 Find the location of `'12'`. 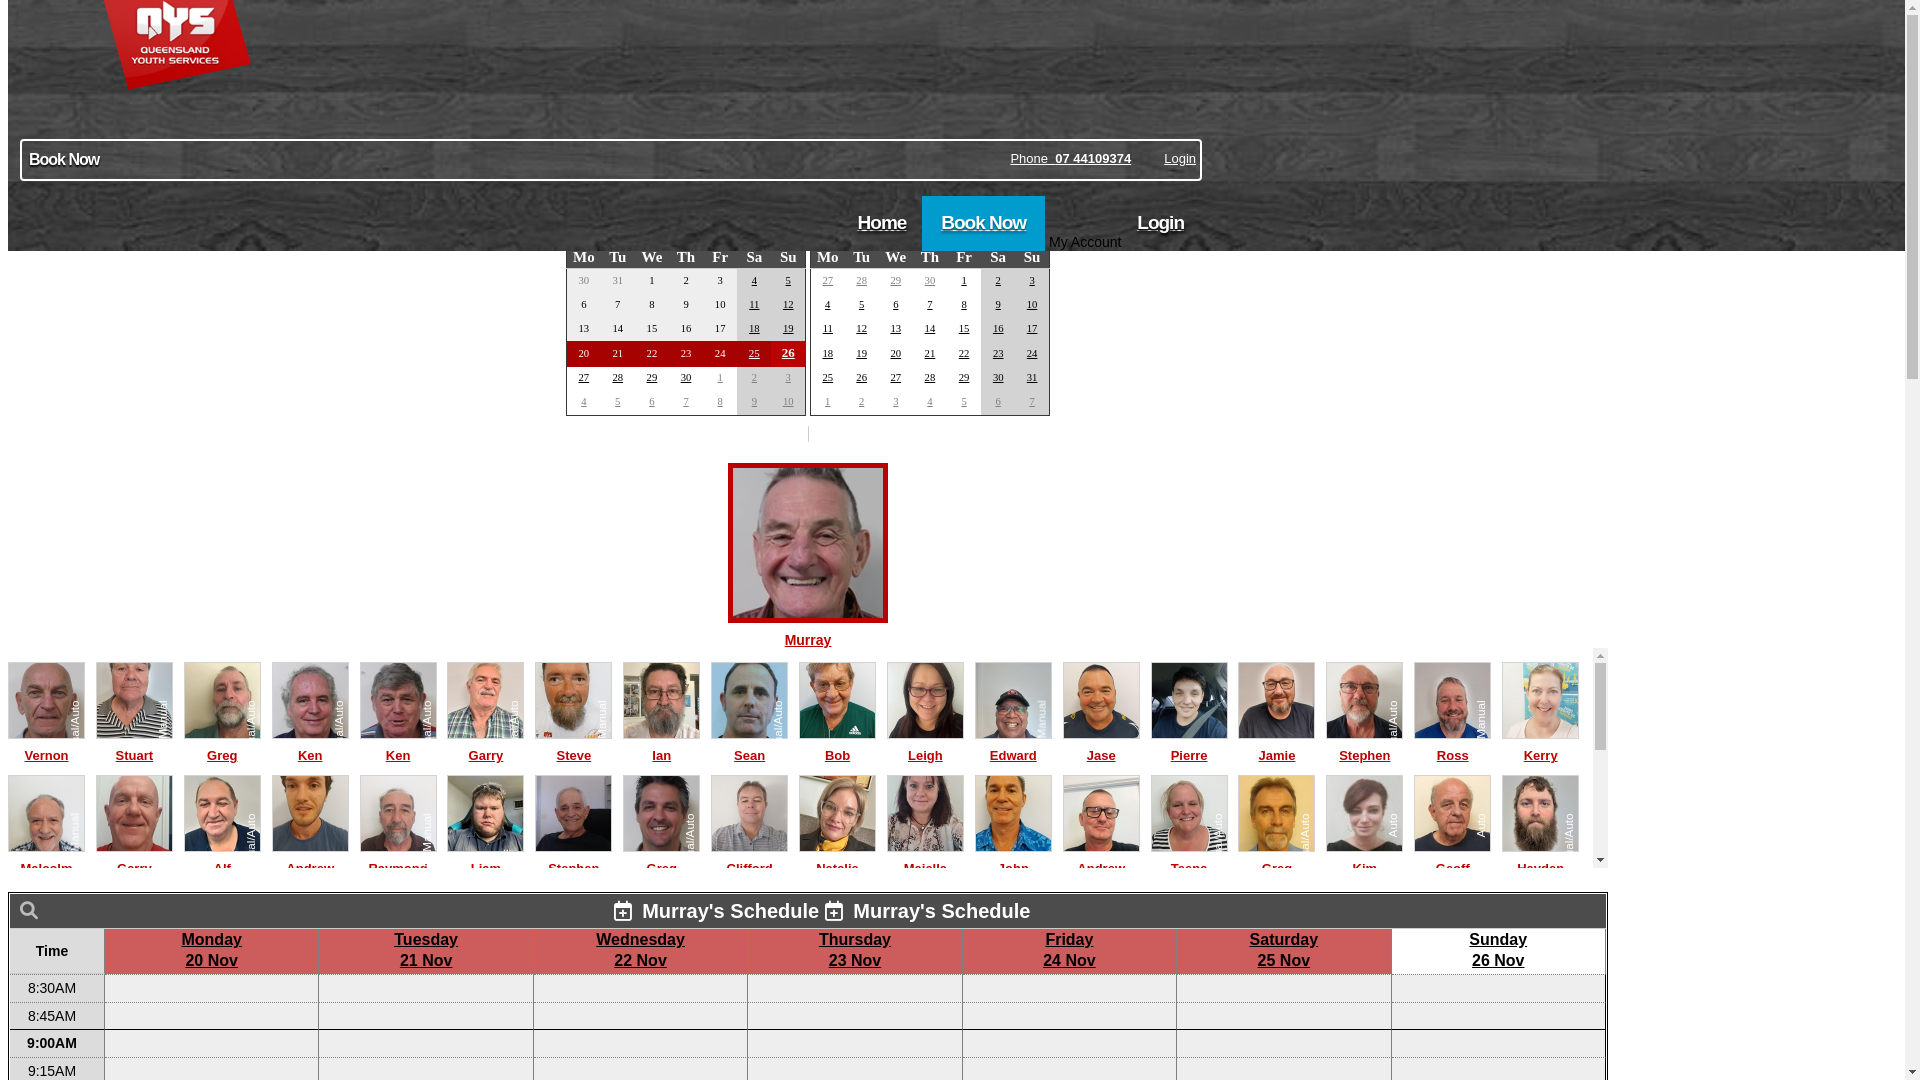

'12' is located at coordinates (787, 304).